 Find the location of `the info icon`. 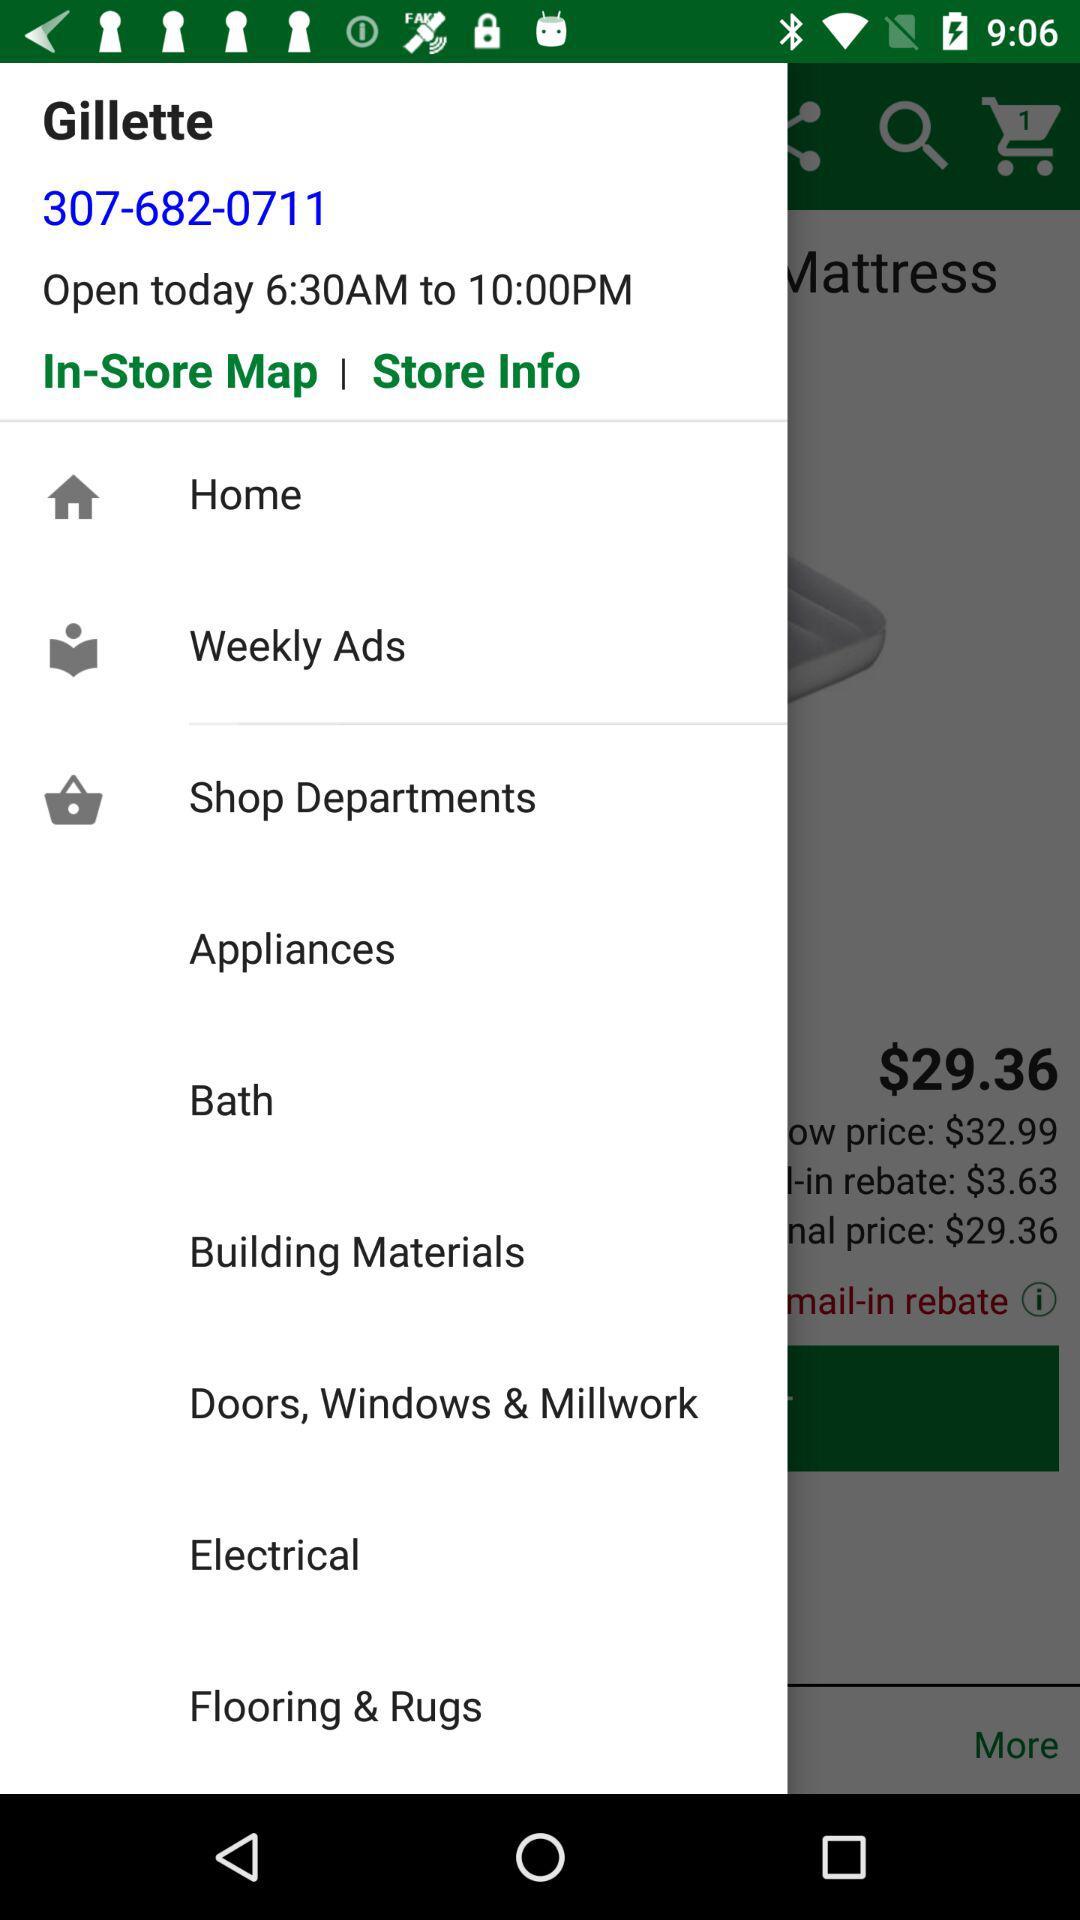

the info icon is located at coordinates (1038, 1299).